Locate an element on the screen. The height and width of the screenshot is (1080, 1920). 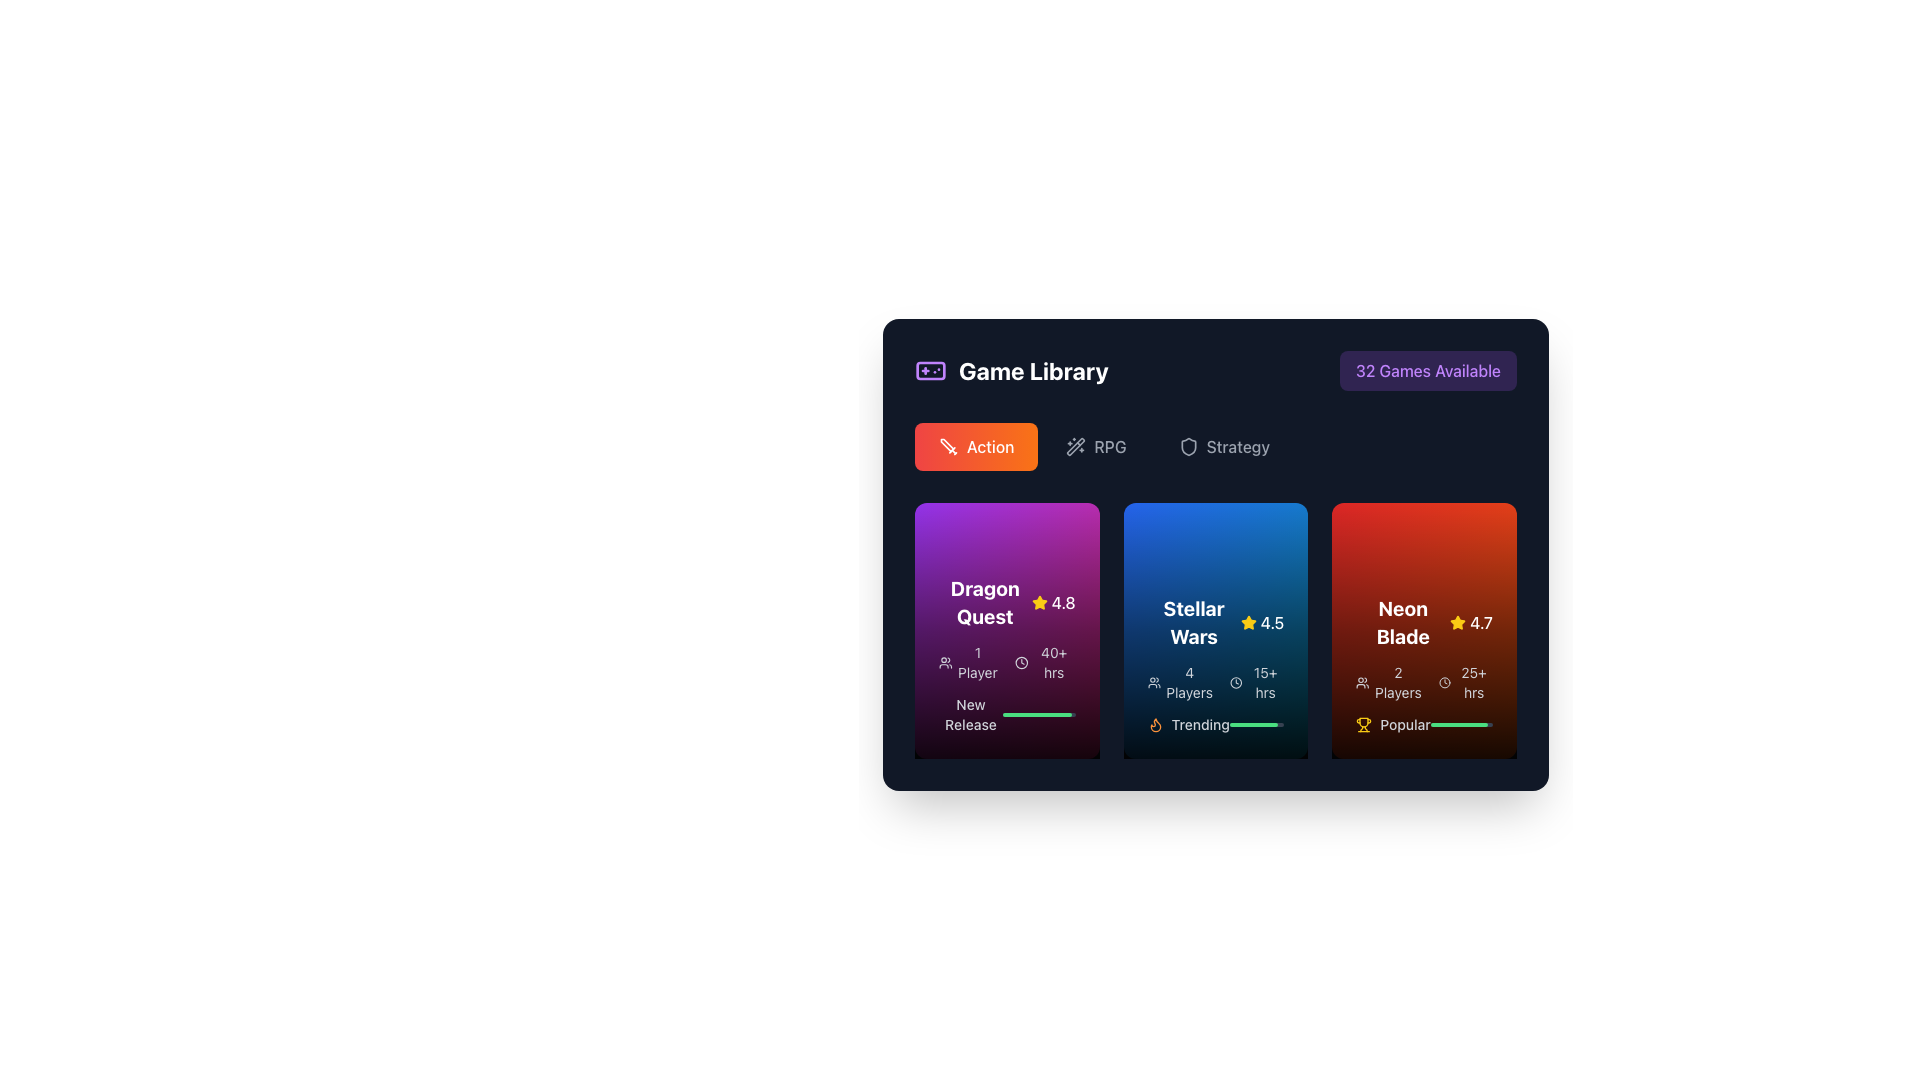
label 'Trending' which features a flame icon styled in orange and bold gray text, located in the 'Stellar Wars' card below the players and hours section, next to a green progress bar is located at coordinates (1188, 725).